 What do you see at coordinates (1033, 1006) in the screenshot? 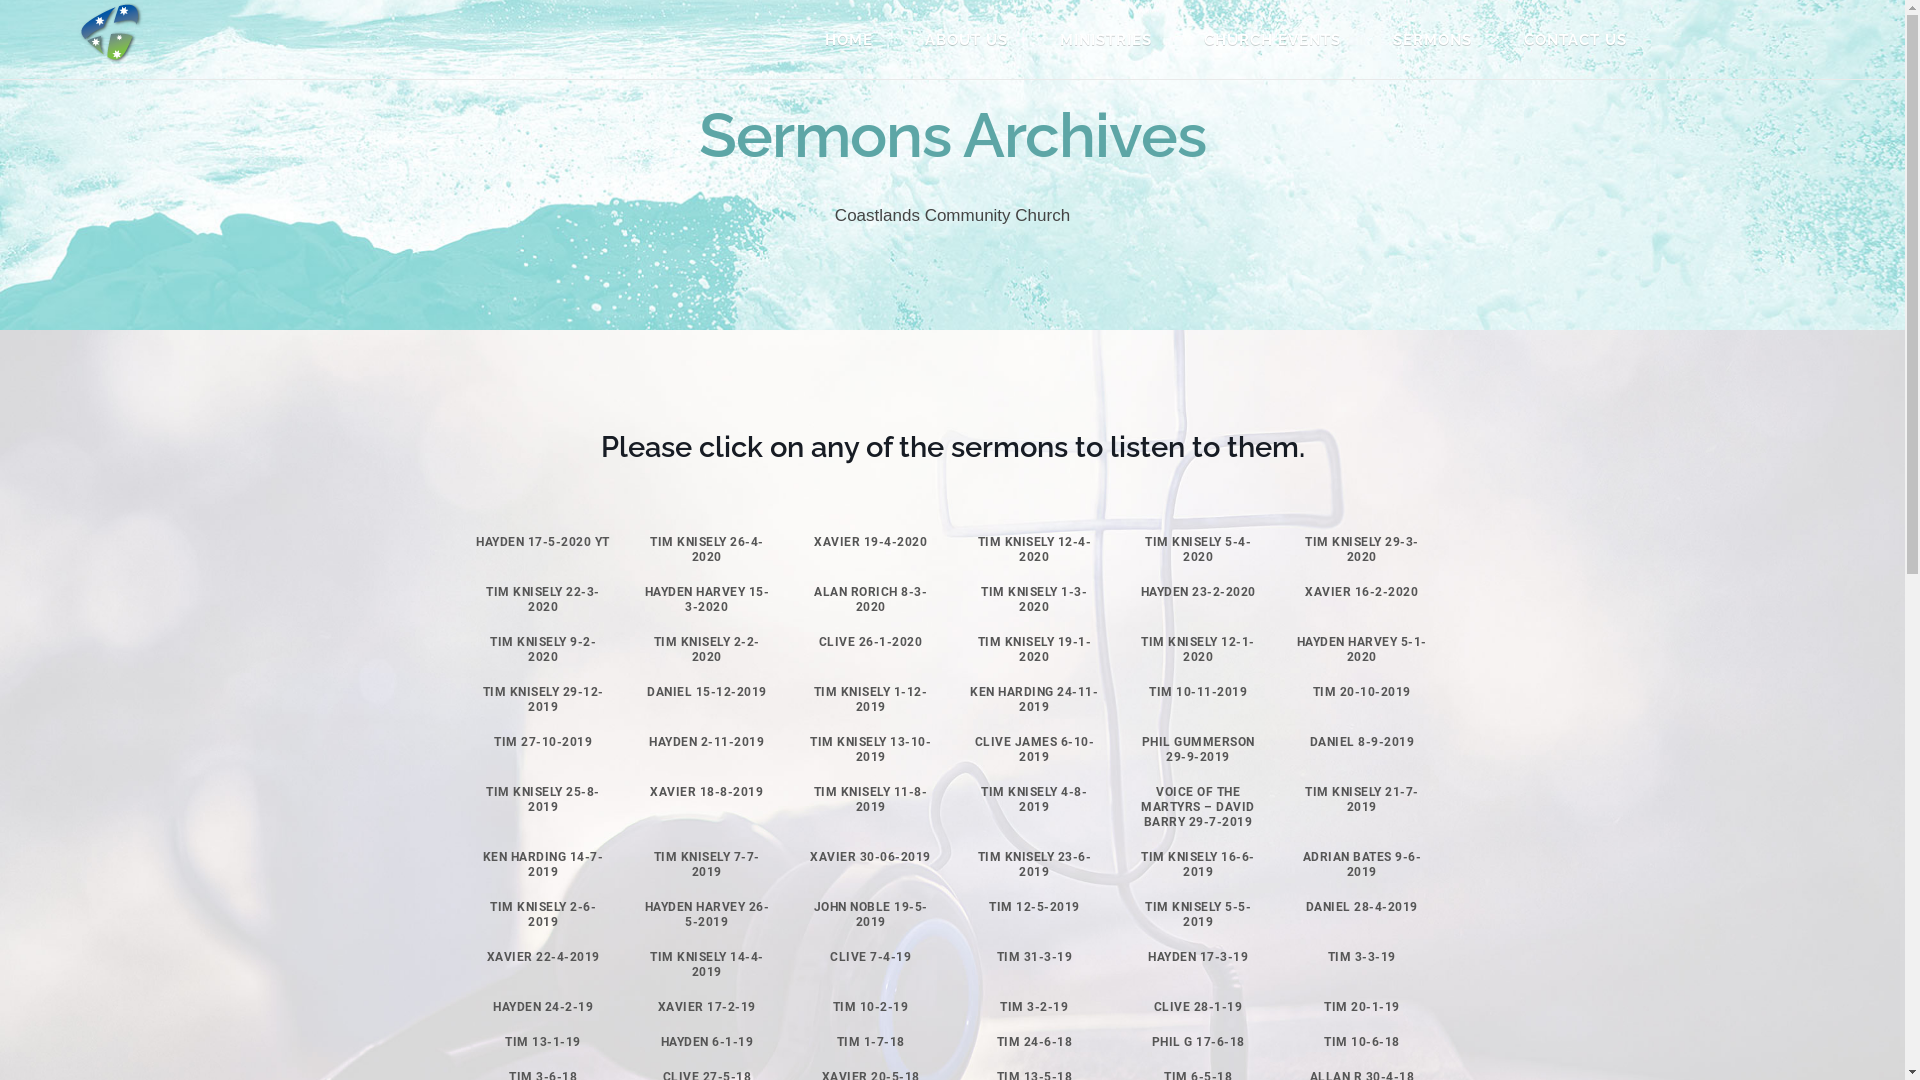
I see `'TIM 3-2-19'` at bounding box center [1033, 1006].